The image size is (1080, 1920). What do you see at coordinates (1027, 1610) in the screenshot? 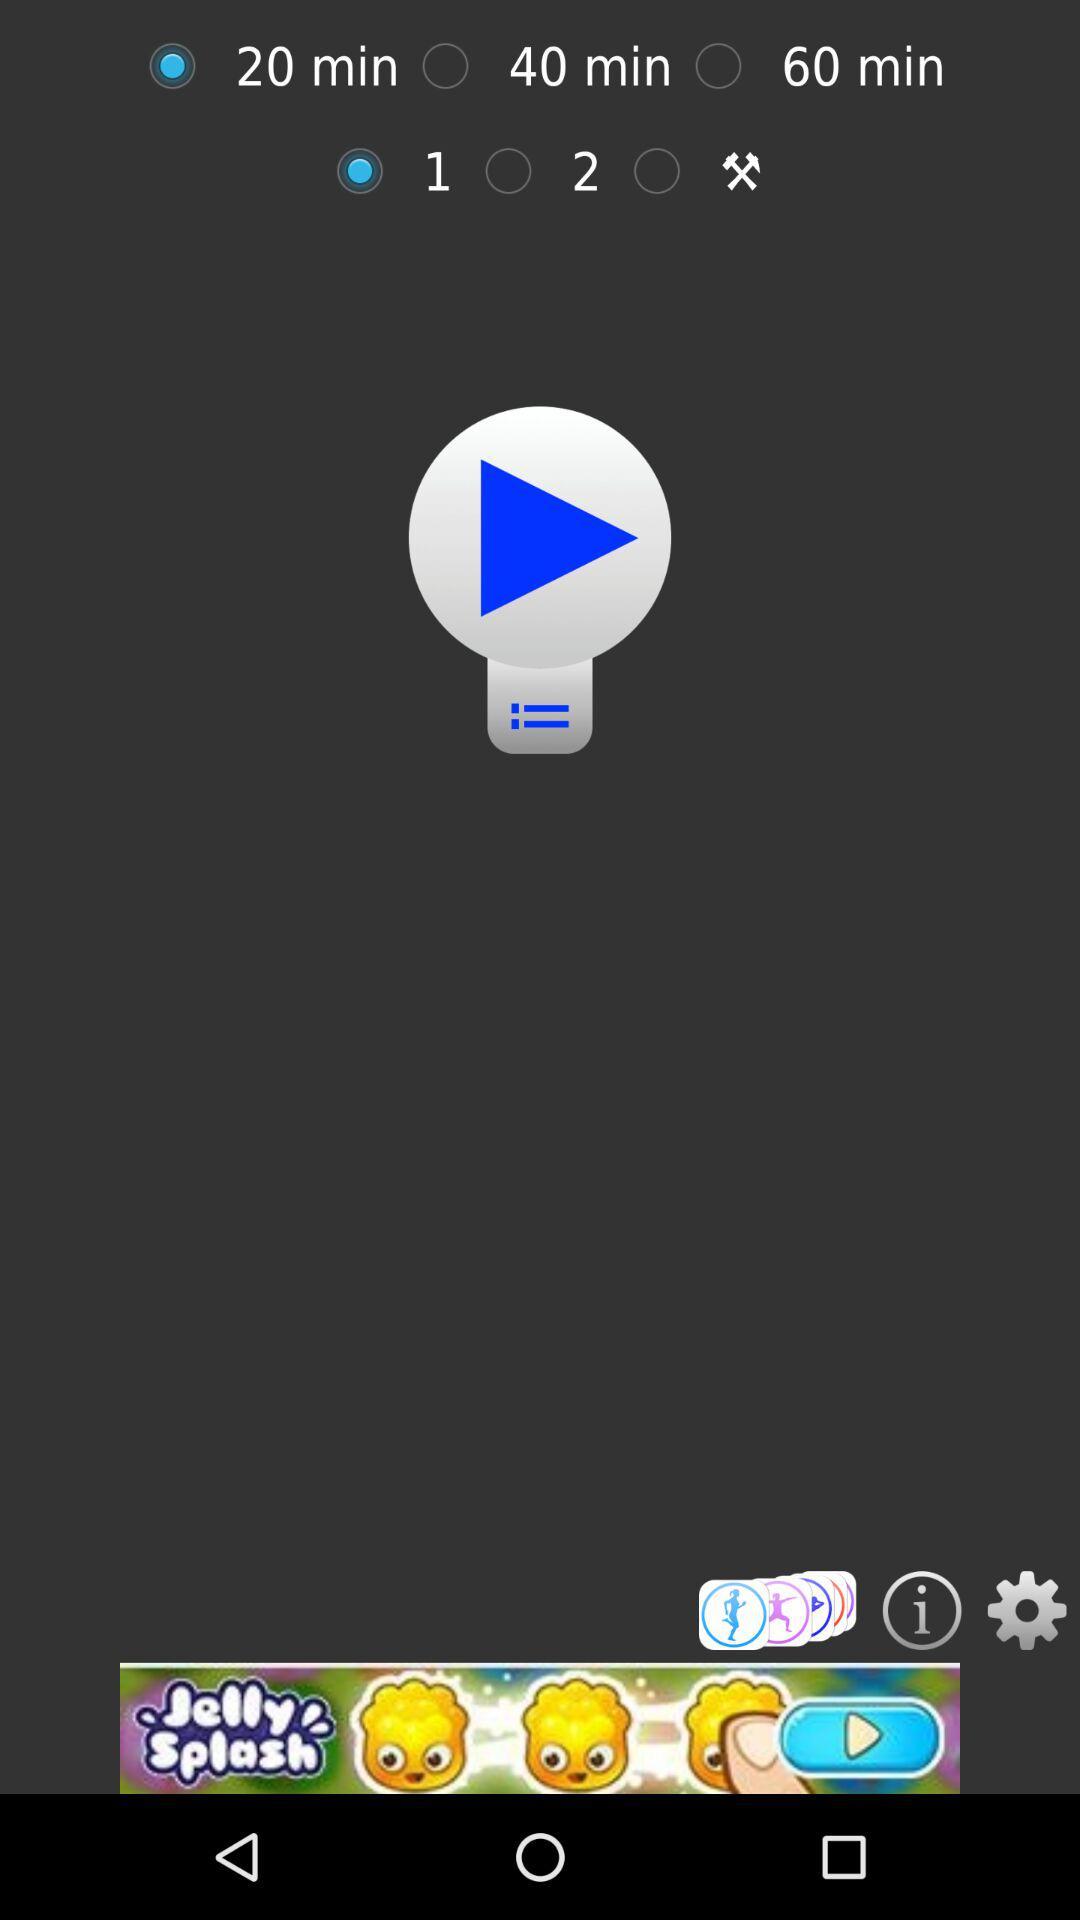
I see `settings button` at bounding box center [1027, 1610].